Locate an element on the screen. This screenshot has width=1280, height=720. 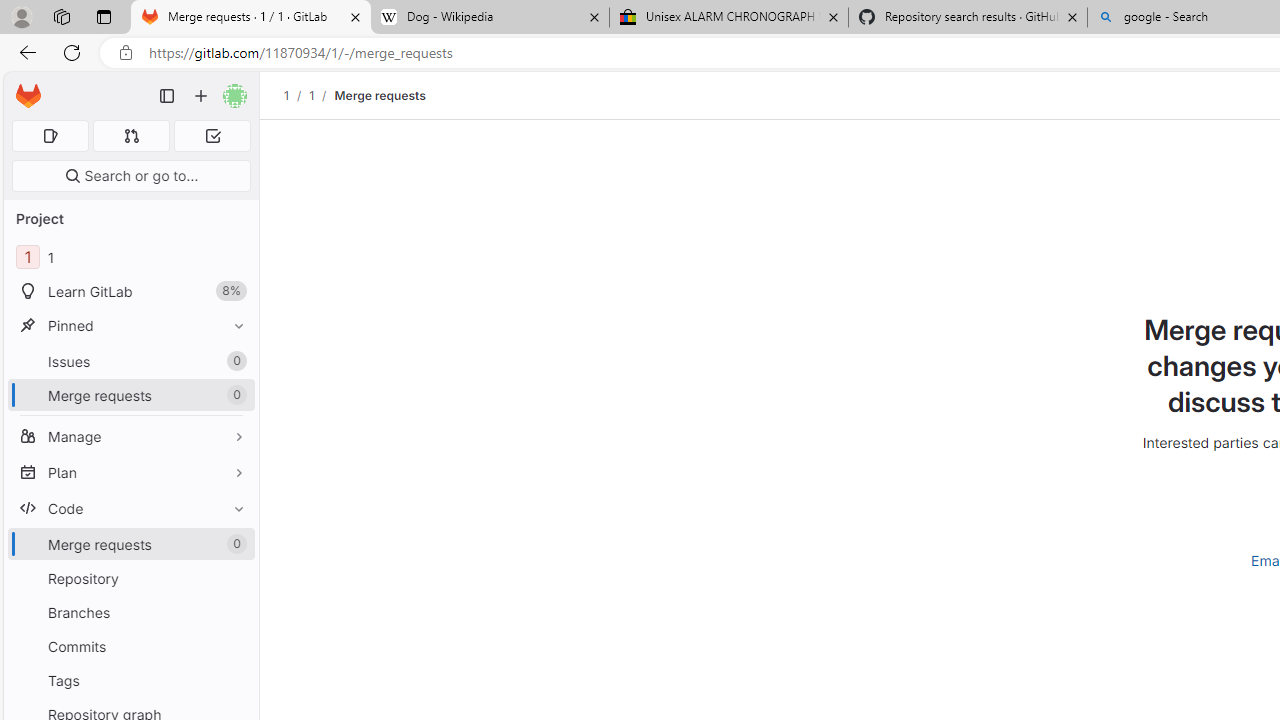
'To-Do list 0' is located at coordinates (212, 135).